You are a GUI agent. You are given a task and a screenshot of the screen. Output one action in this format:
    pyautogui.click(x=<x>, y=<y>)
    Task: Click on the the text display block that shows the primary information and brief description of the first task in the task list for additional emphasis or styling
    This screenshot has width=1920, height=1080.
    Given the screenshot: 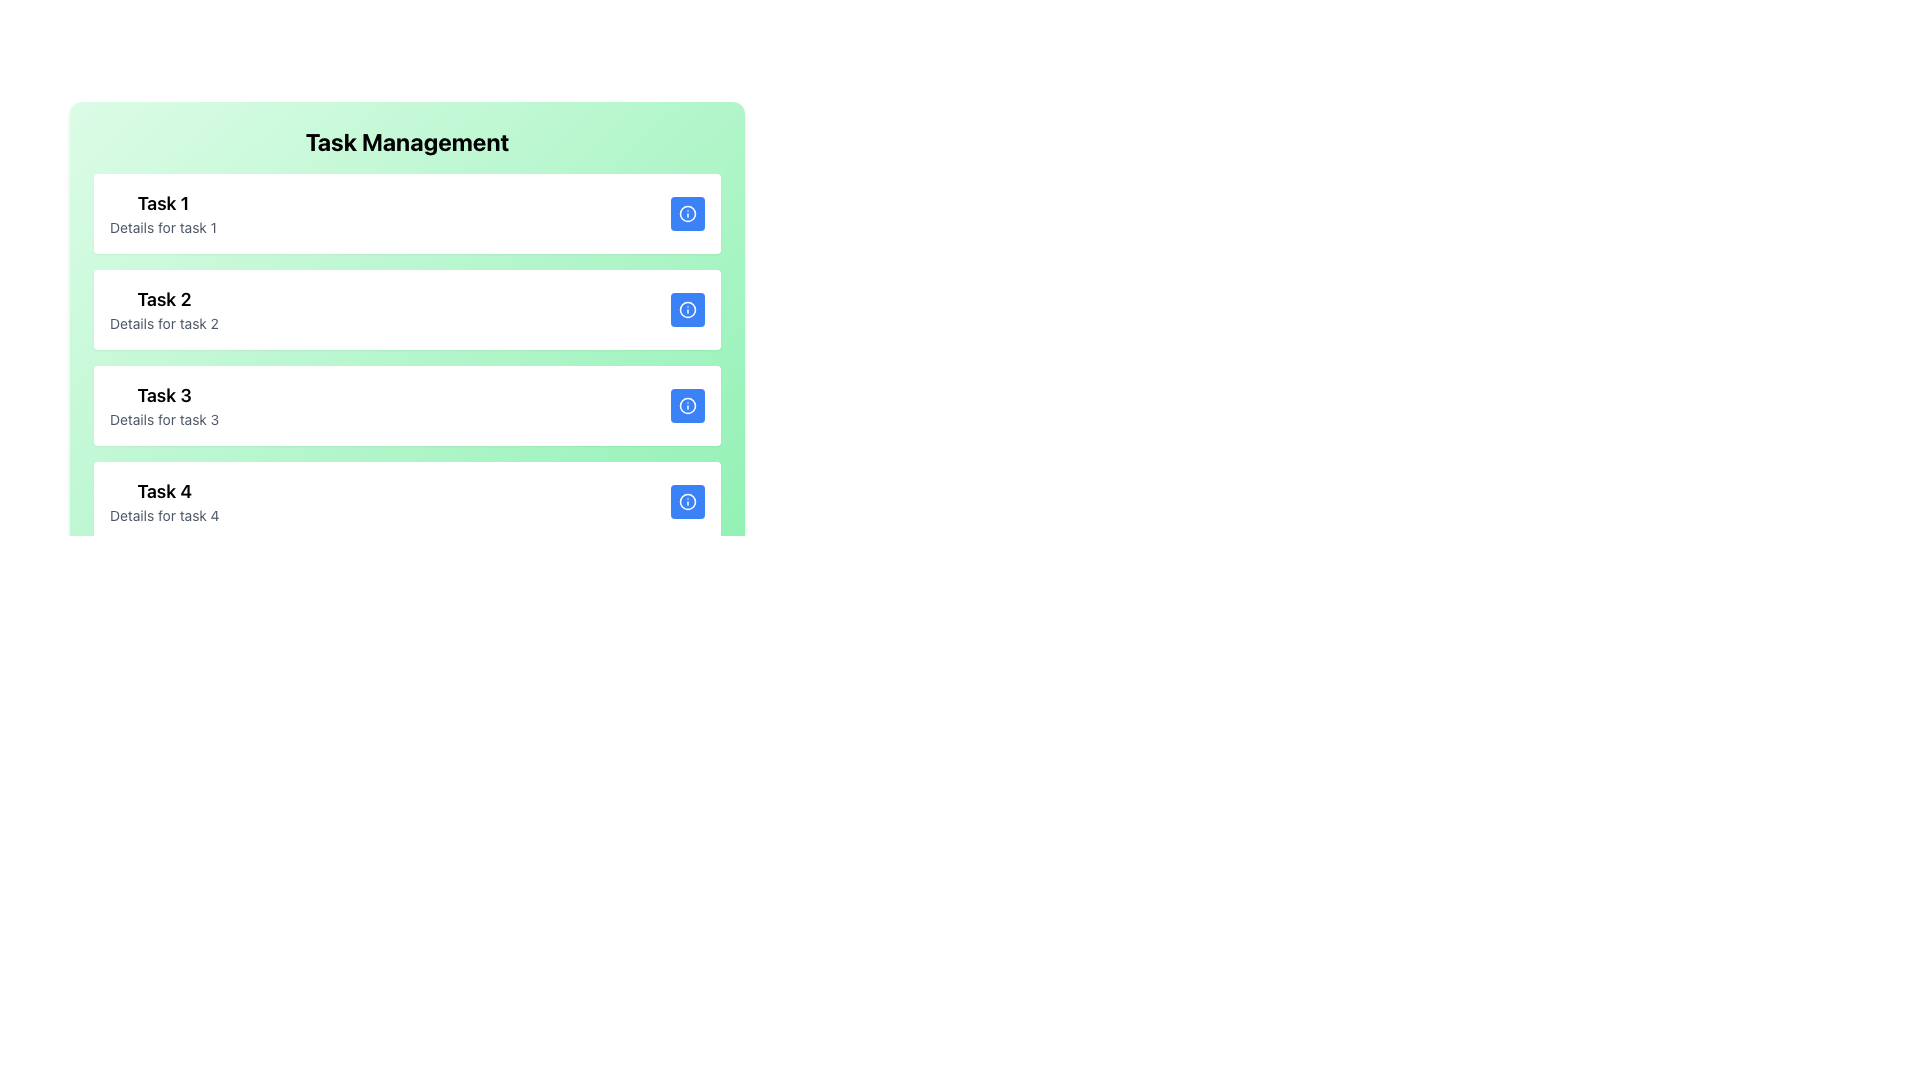 What is the action you would take?
    pyautogui.click(x=163, y=213)
    